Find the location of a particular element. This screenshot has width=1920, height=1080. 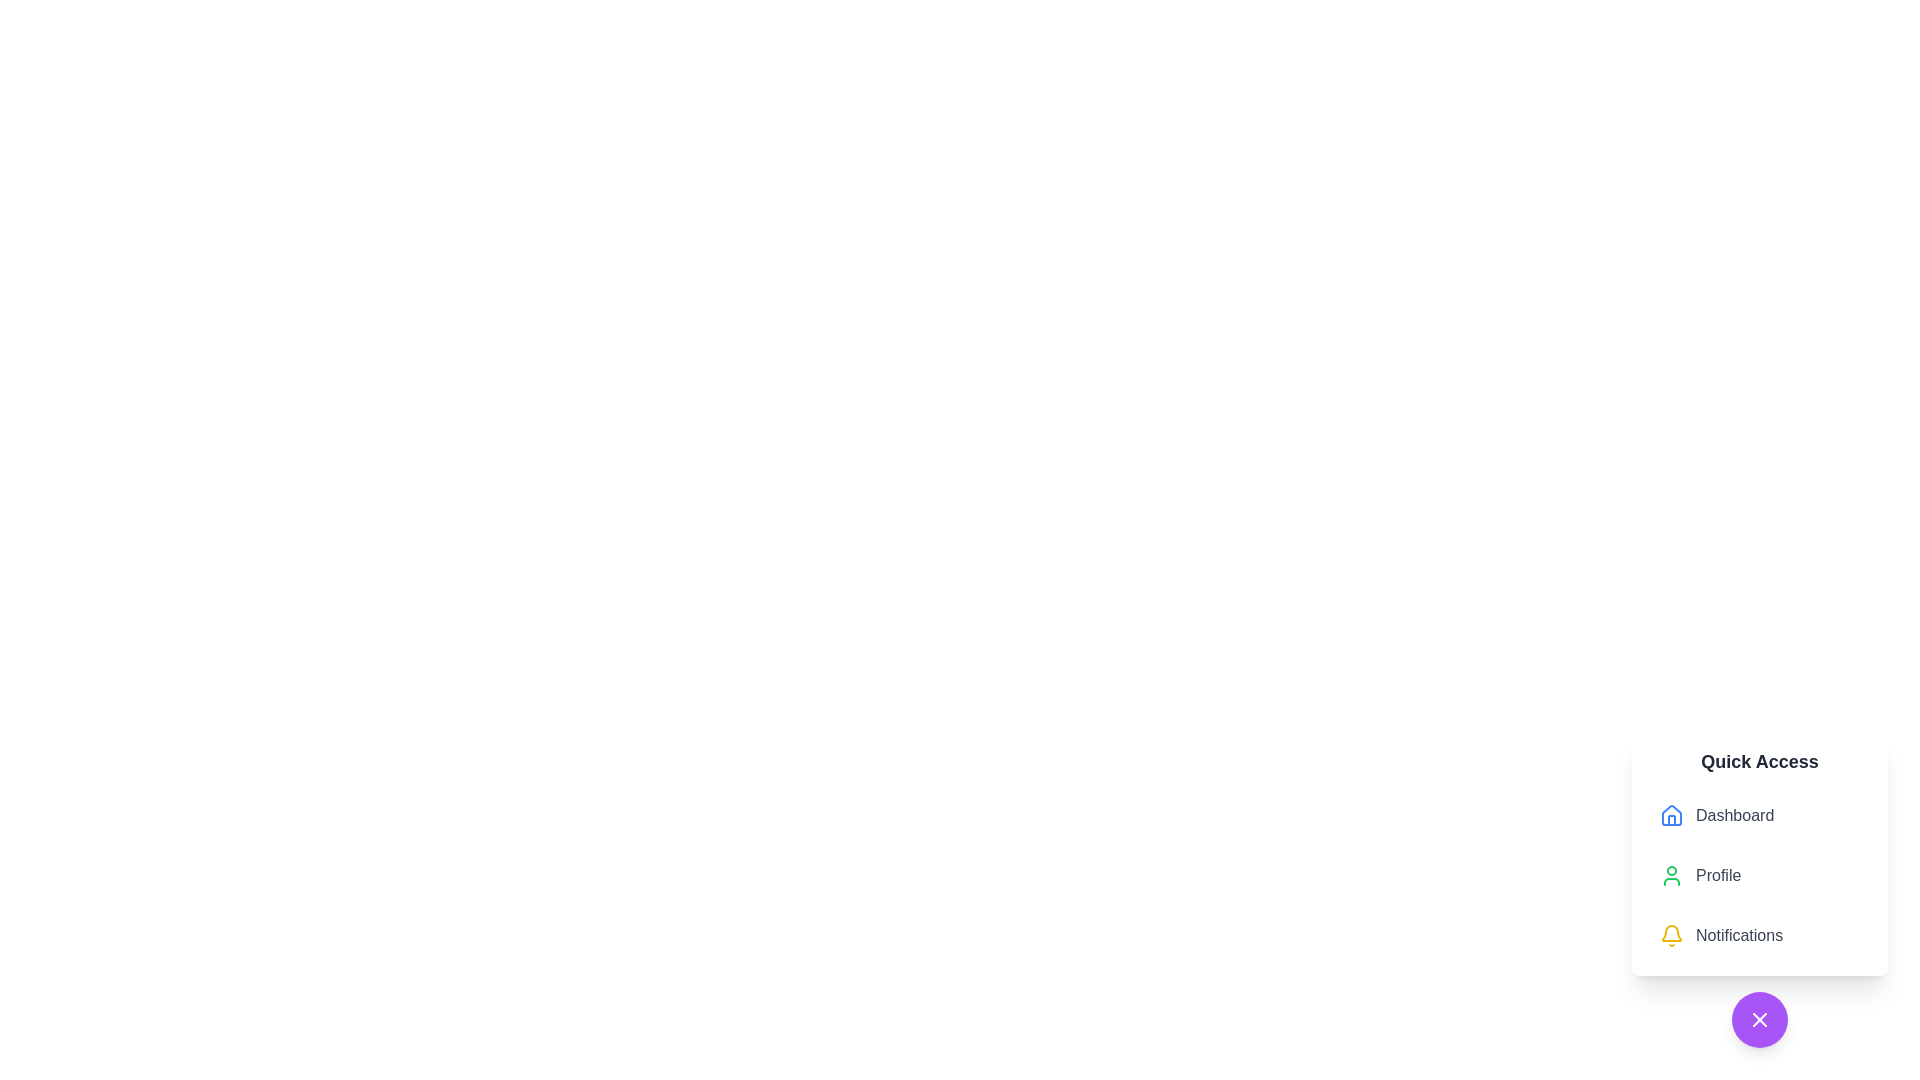

the close or cancel button, which is a circular purple button located at the bottom-right corner of the interface is located at coordinates (1760, 1019).